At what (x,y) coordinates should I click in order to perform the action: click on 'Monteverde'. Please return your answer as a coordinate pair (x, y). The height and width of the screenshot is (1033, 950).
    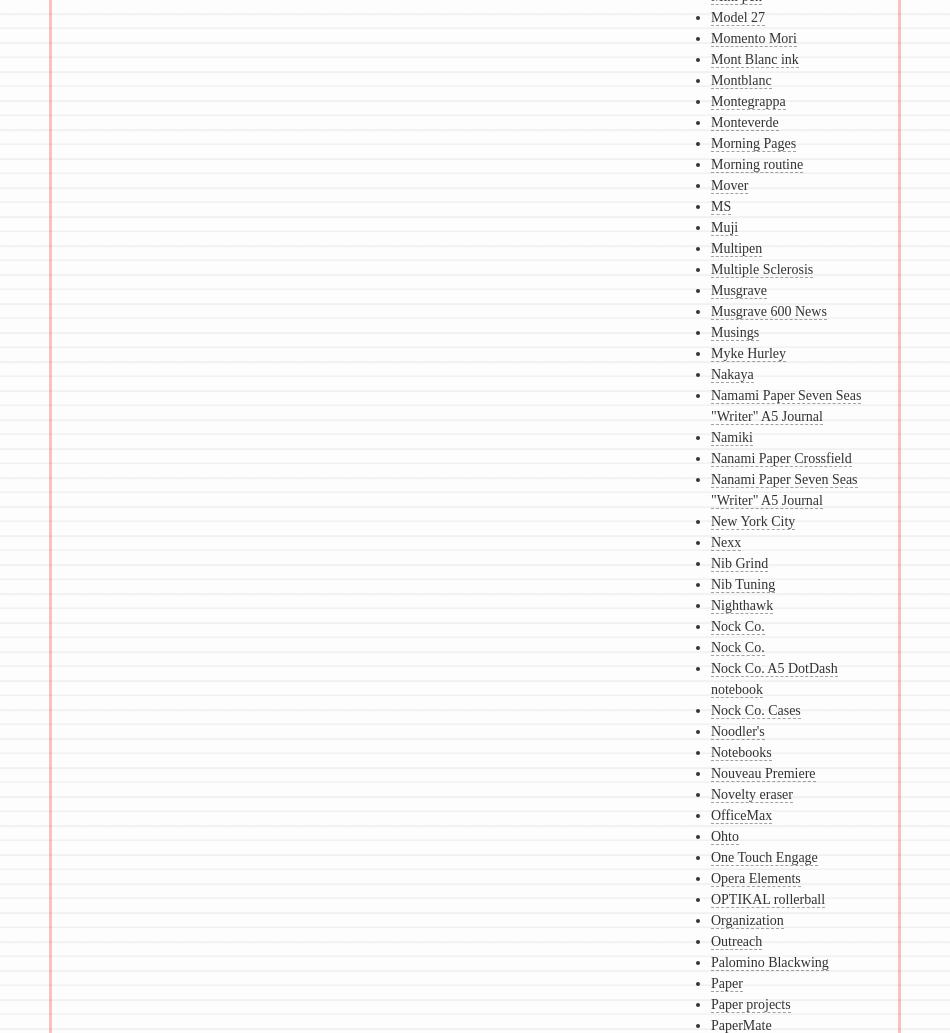
    Looking at the image, I should click on (743, 122).